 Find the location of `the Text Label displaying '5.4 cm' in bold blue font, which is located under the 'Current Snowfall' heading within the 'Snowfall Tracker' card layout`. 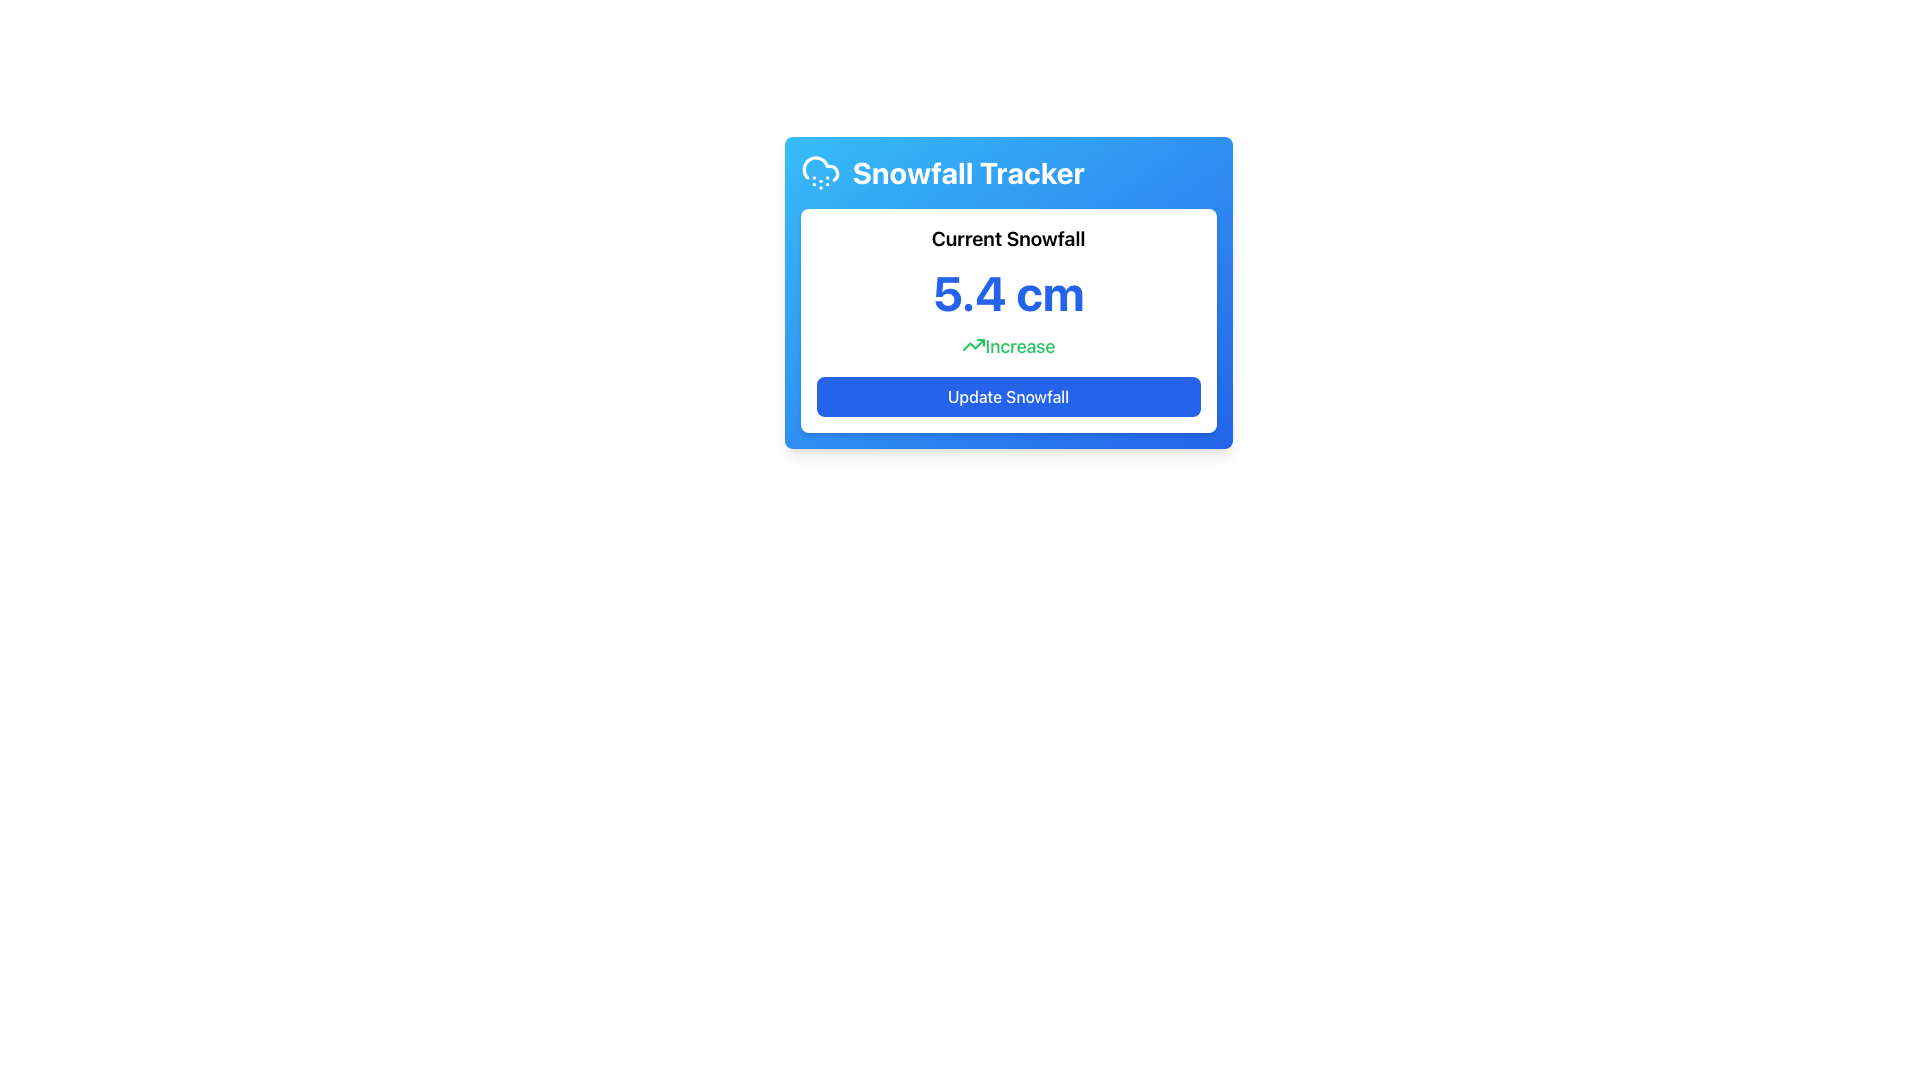

the Text Label displaying '5.4 cm' in bold blue font, which is located under the 'Current Snowfall' heading within the 'Snowfall Tracker' card layout is located at coordinates (1008, 293).